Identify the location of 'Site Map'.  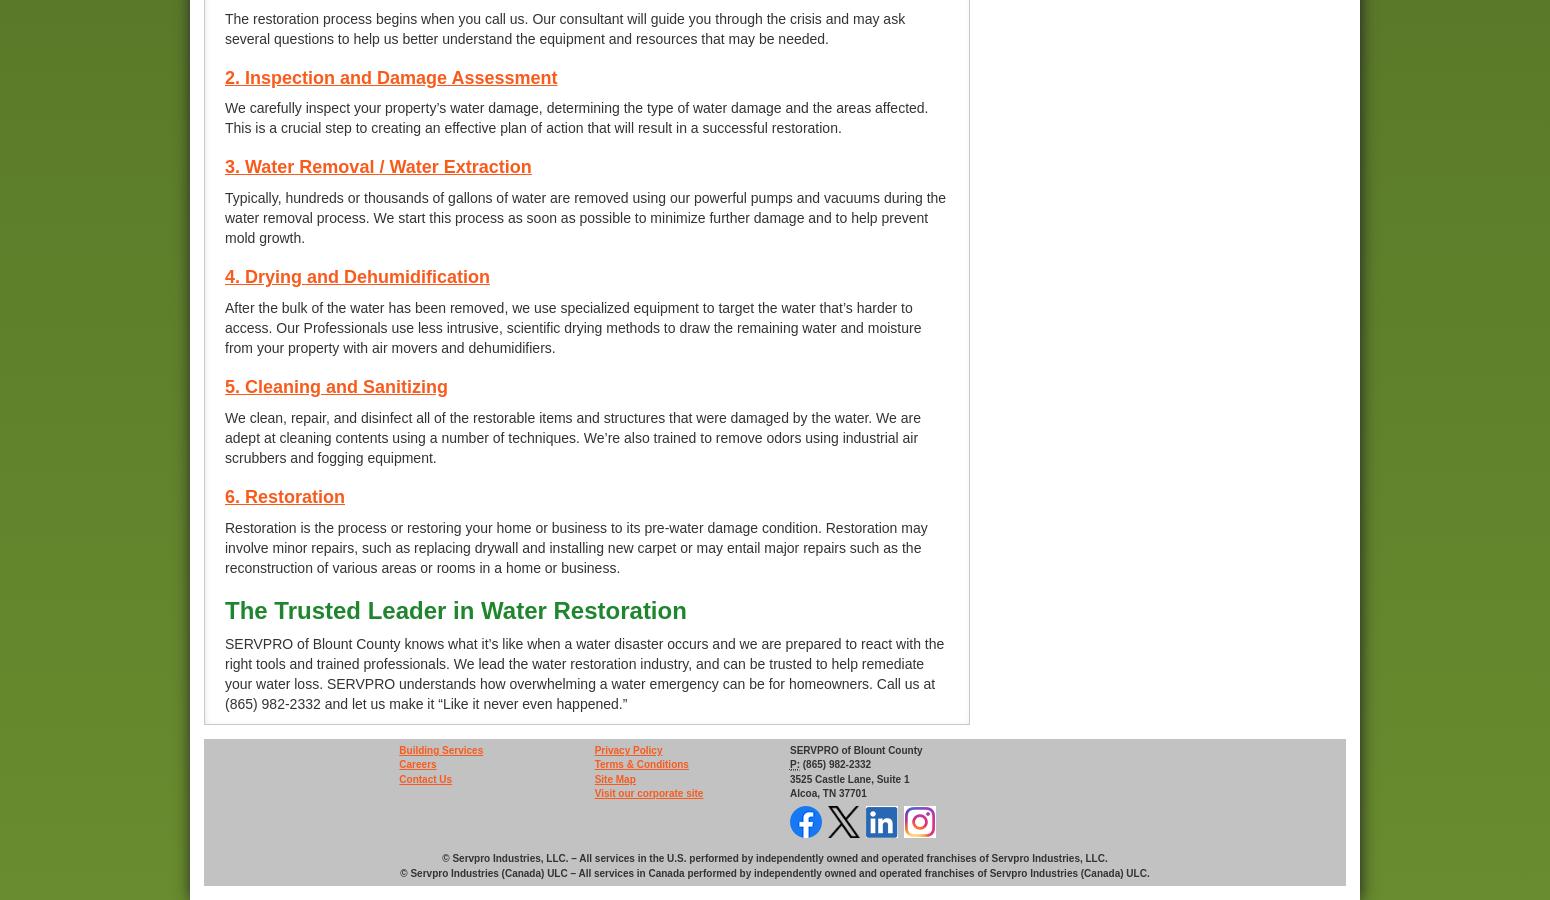
(614, 777).